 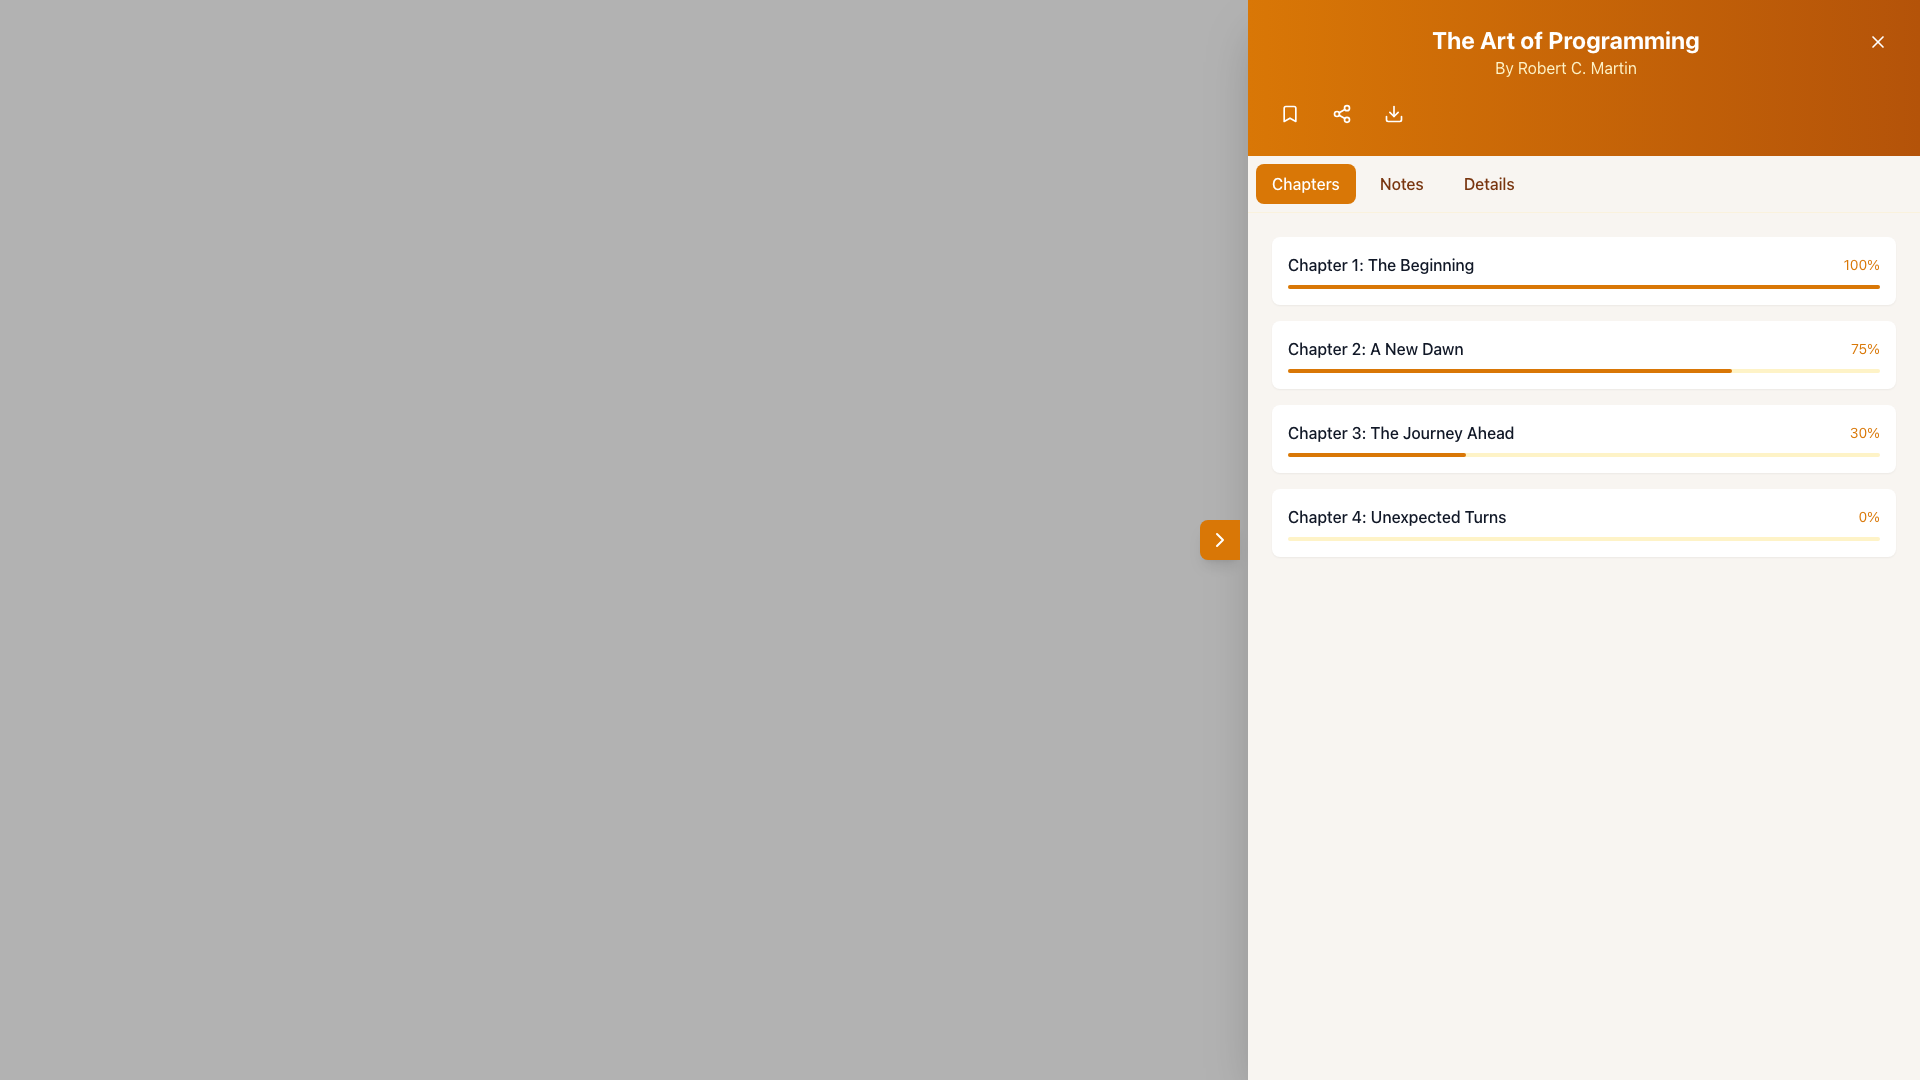 I want to click on the navigation icon located at the left edge of the vertical menu panel, which is part of an amber-colored button with rounded corners, so click(x=1218, y=540).